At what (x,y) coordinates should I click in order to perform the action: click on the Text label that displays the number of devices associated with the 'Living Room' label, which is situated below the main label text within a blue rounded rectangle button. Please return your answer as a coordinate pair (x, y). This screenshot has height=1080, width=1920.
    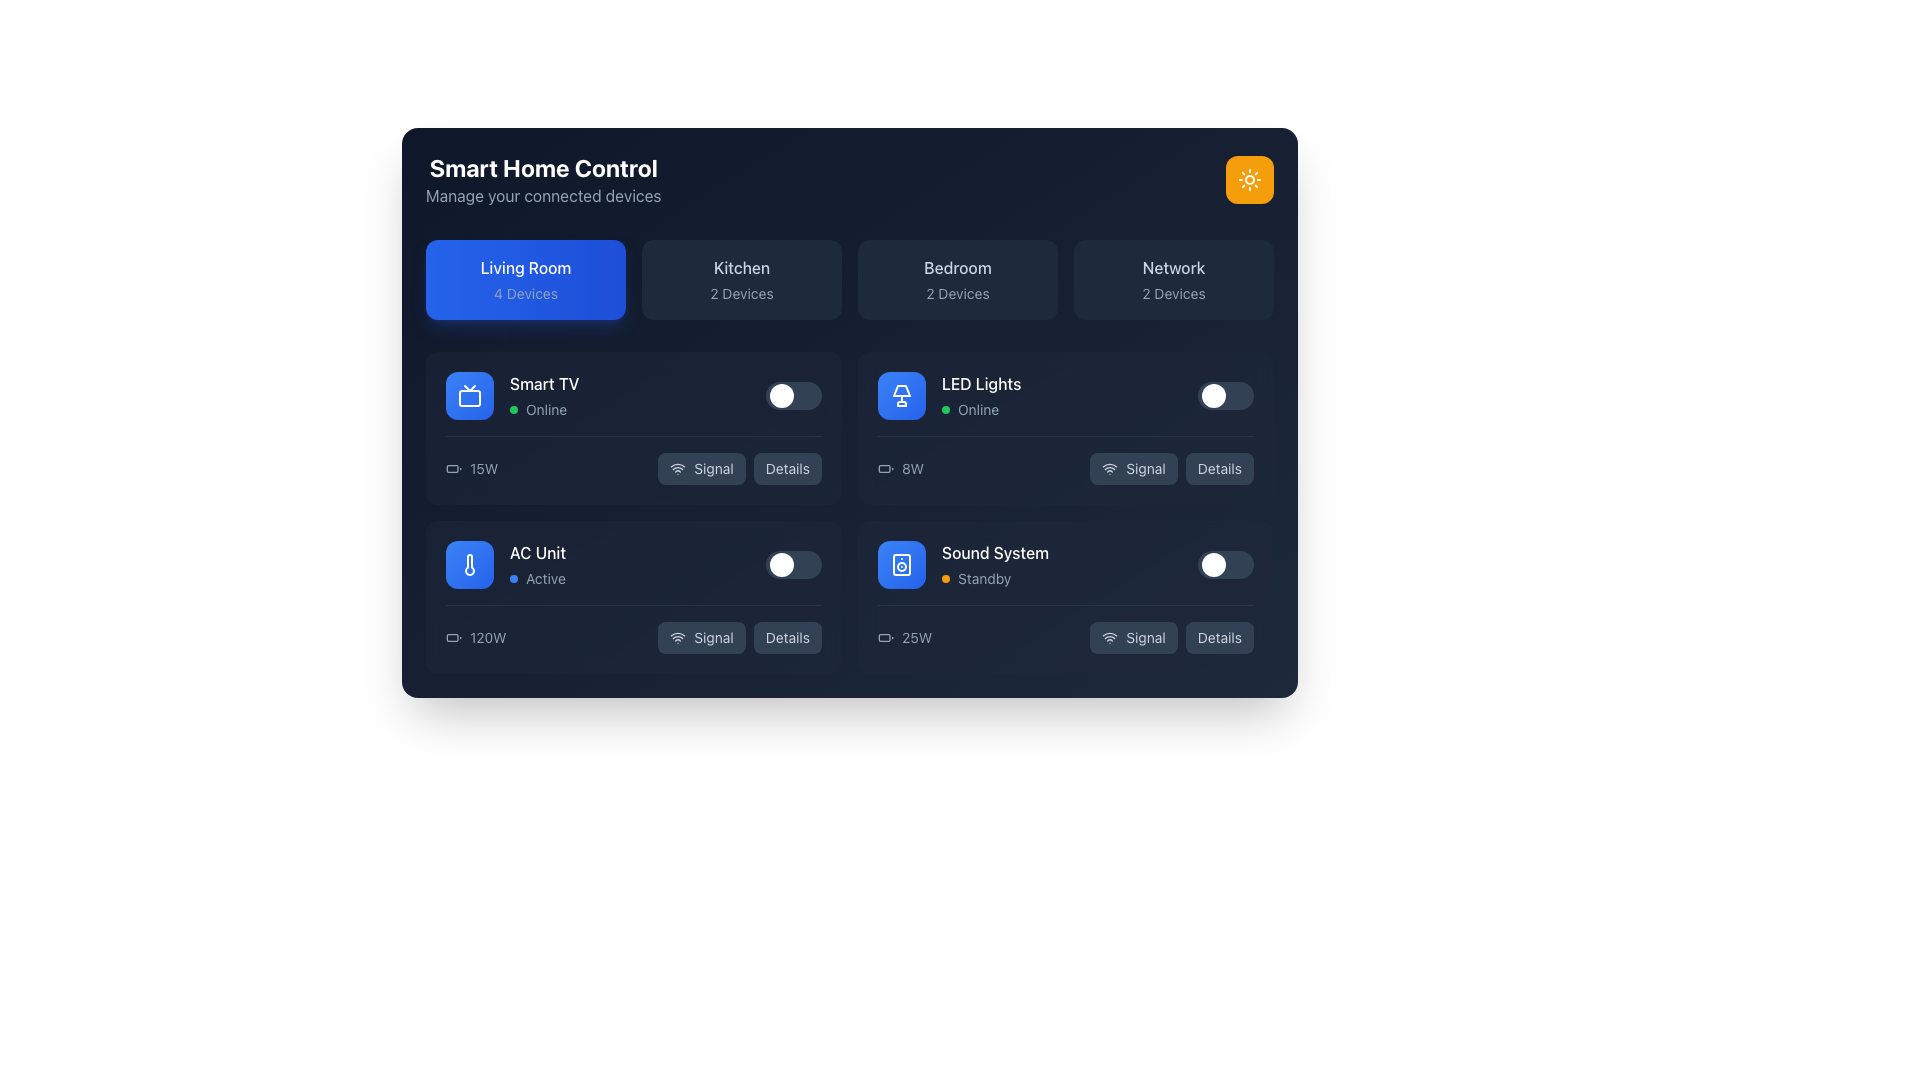
    Looking at the image, I should click on (526, 293).